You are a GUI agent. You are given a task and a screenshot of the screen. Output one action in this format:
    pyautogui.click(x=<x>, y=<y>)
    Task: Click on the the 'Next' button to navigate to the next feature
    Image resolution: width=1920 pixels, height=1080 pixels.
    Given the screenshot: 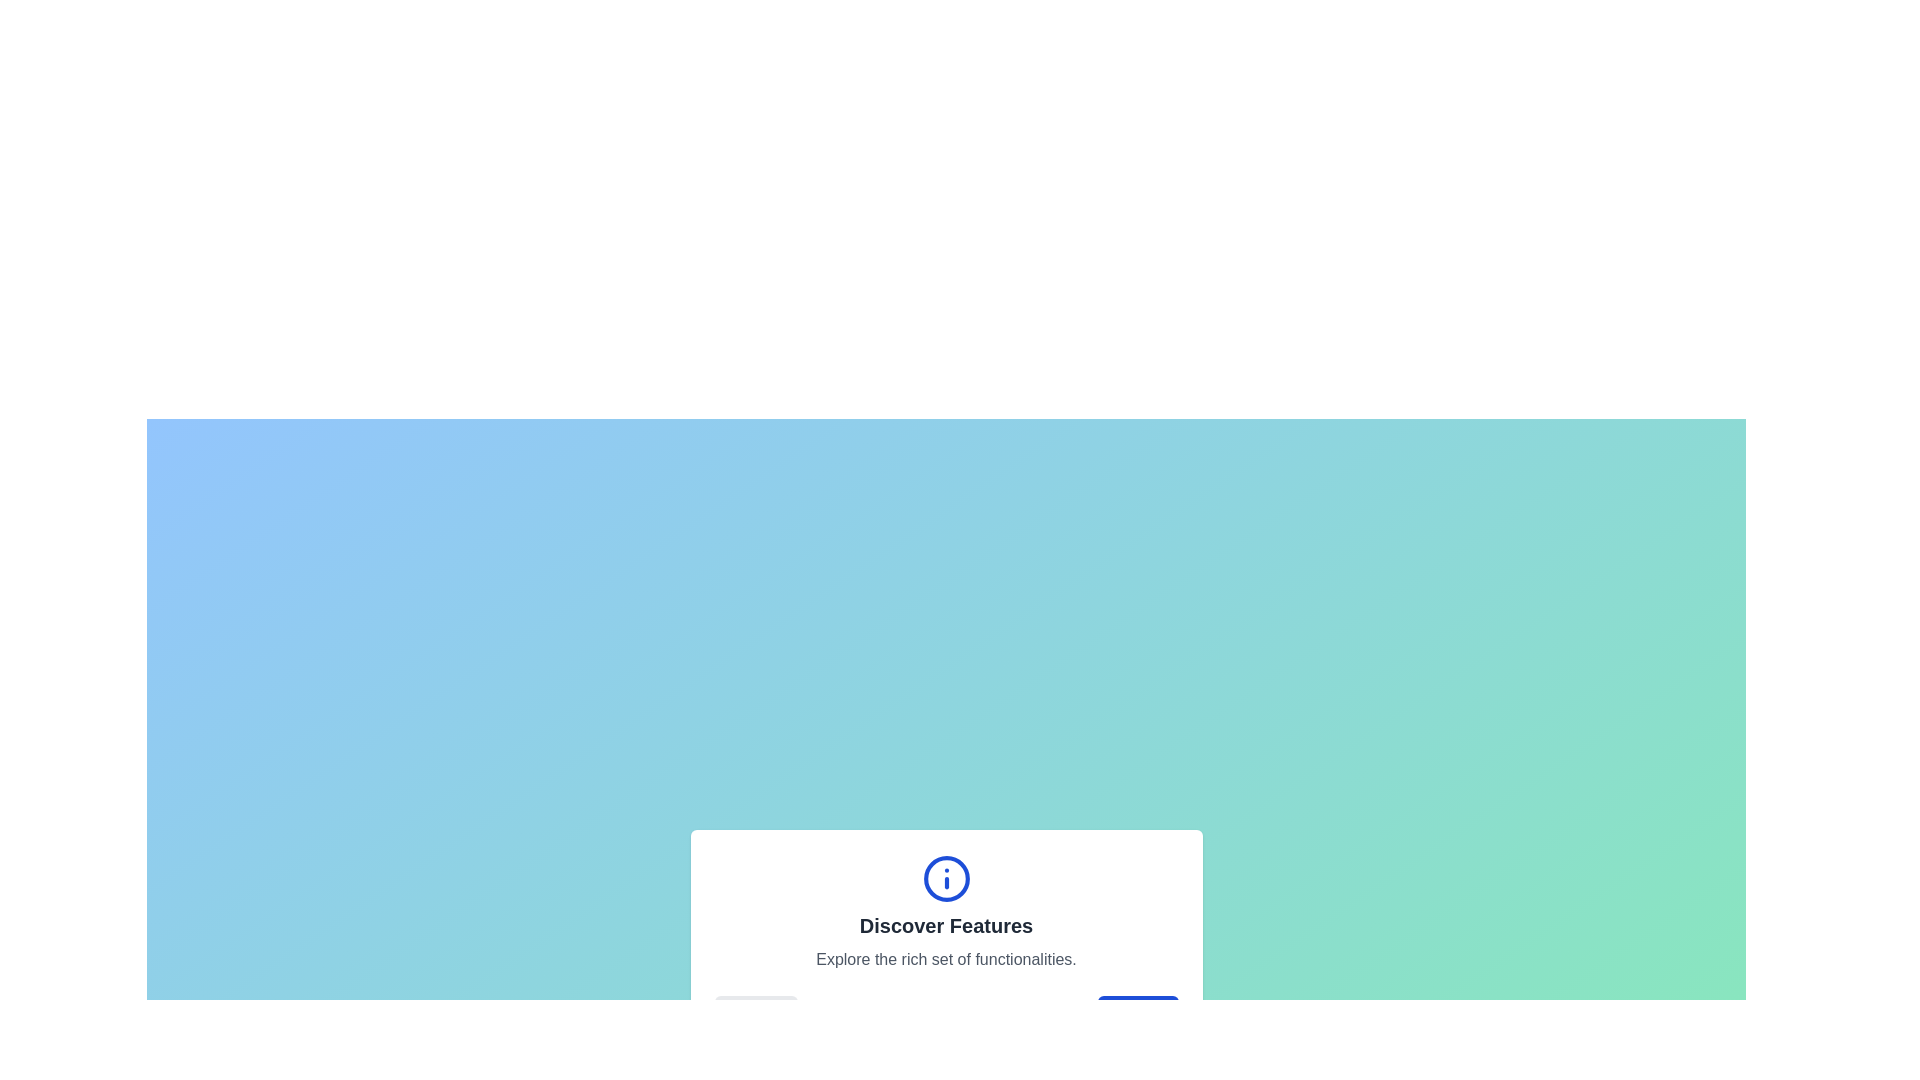 What is the action you would take?
    pyautogui.click(x=1137, y=1015)
    